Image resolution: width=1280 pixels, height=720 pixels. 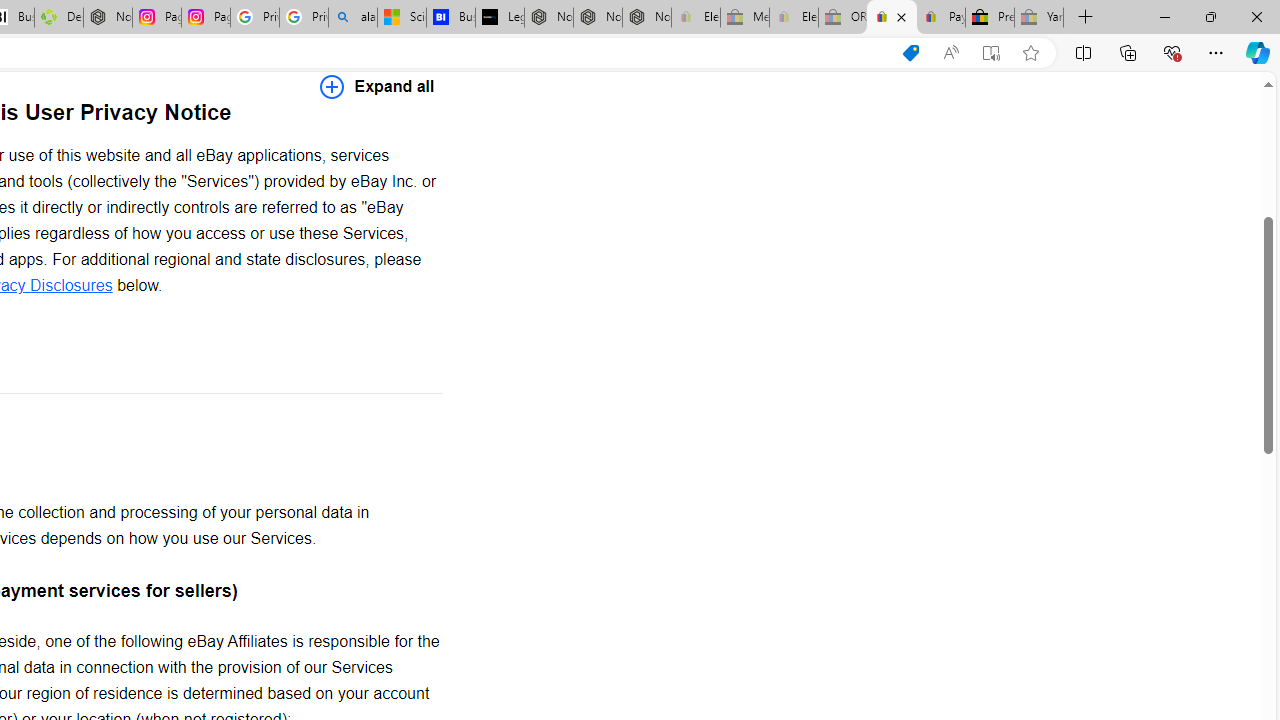 I want to click on 'Press Room - eBay Inc.', so click(x=990, y=17).